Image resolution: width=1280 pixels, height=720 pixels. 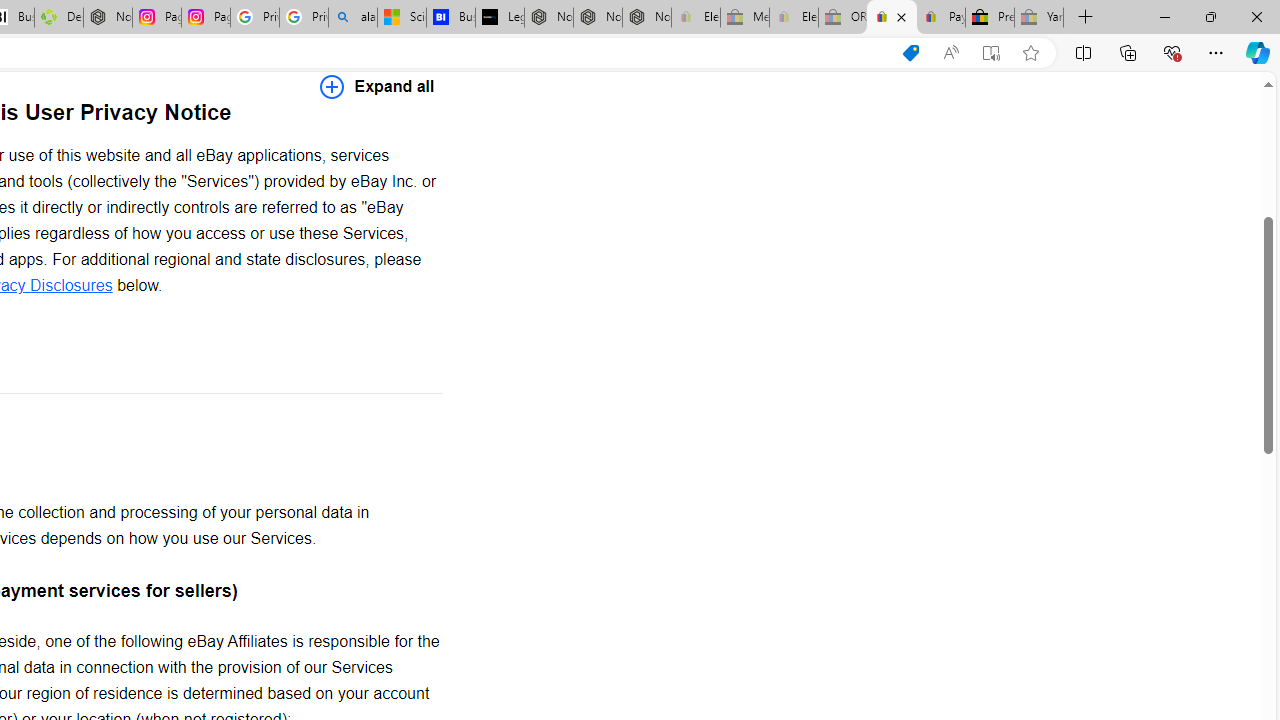 I want to click on 'Press Room - eBay Inc.', so click(x=990, y=17).